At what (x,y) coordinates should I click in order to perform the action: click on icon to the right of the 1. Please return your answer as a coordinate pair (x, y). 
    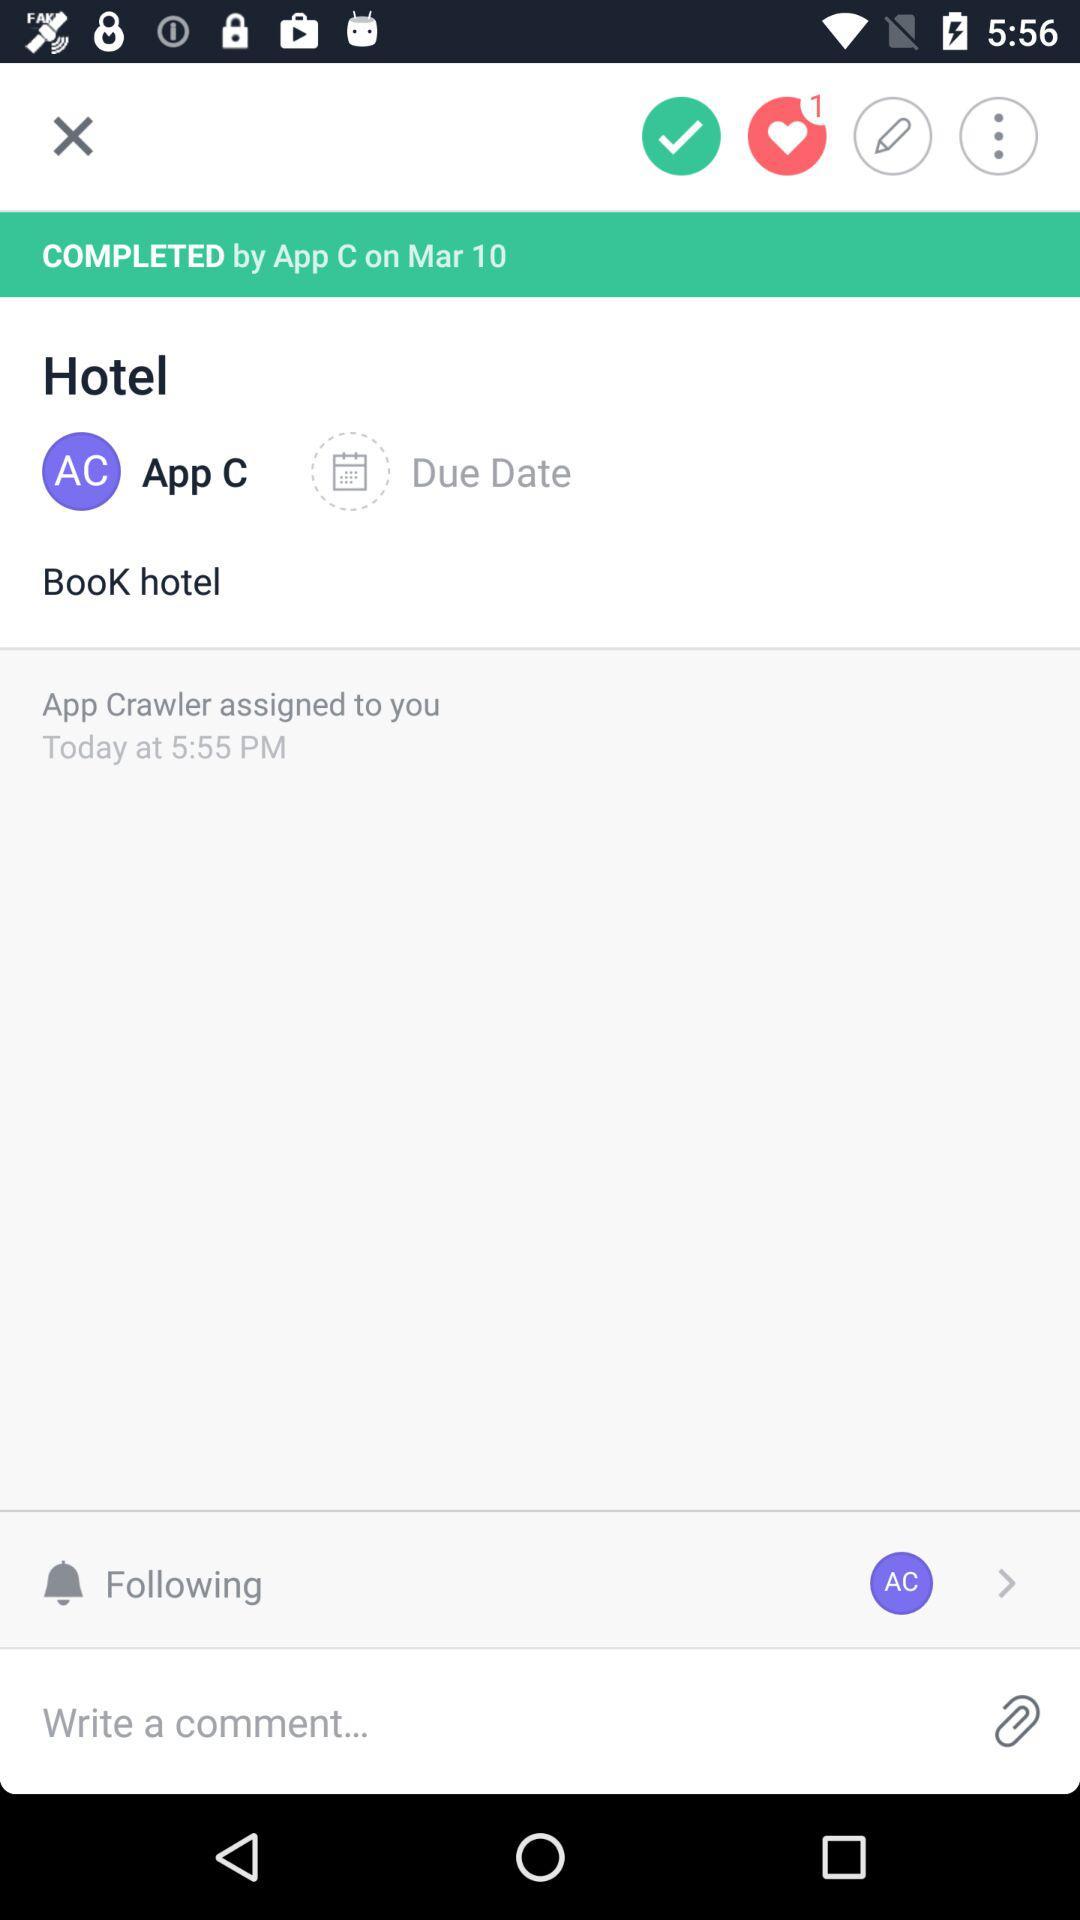
    Looking at the image, I should click on (898, 135).